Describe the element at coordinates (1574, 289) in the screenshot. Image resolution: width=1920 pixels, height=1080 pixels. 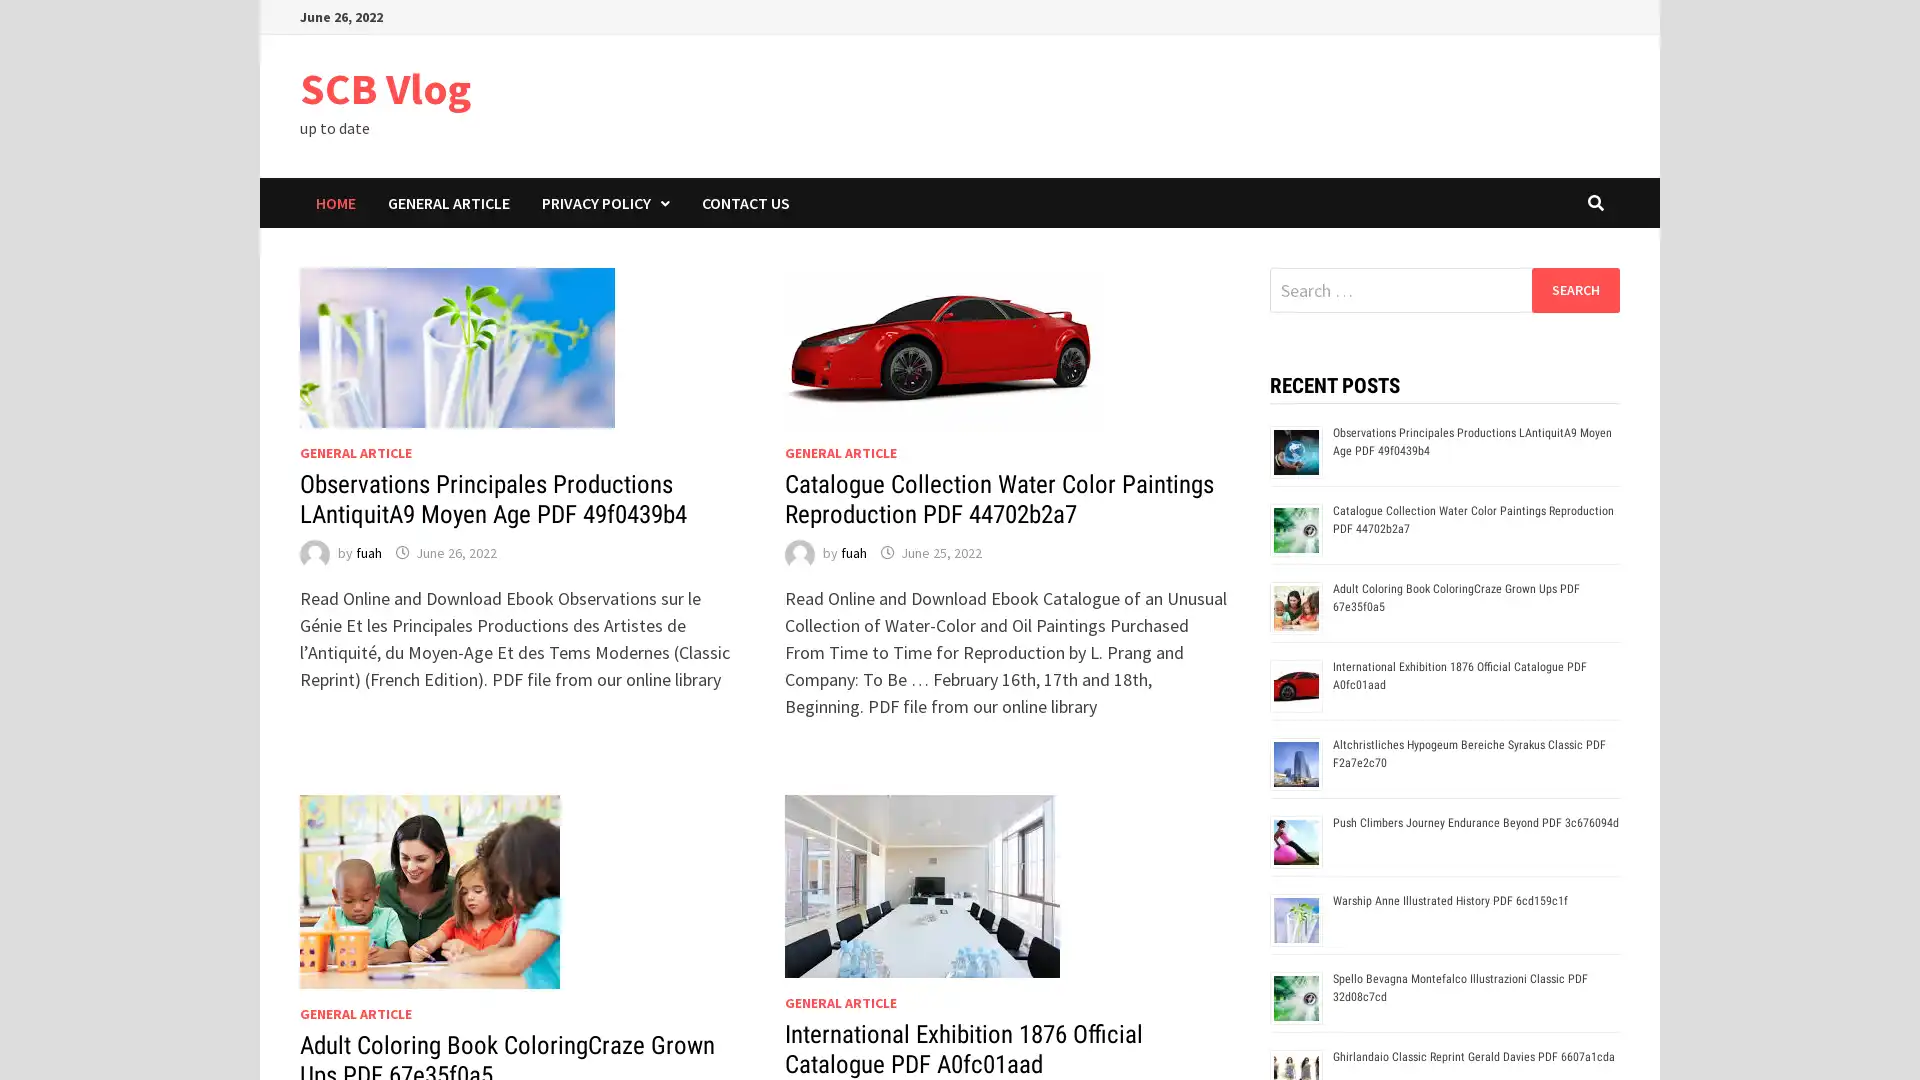
I see `Search` at that location.